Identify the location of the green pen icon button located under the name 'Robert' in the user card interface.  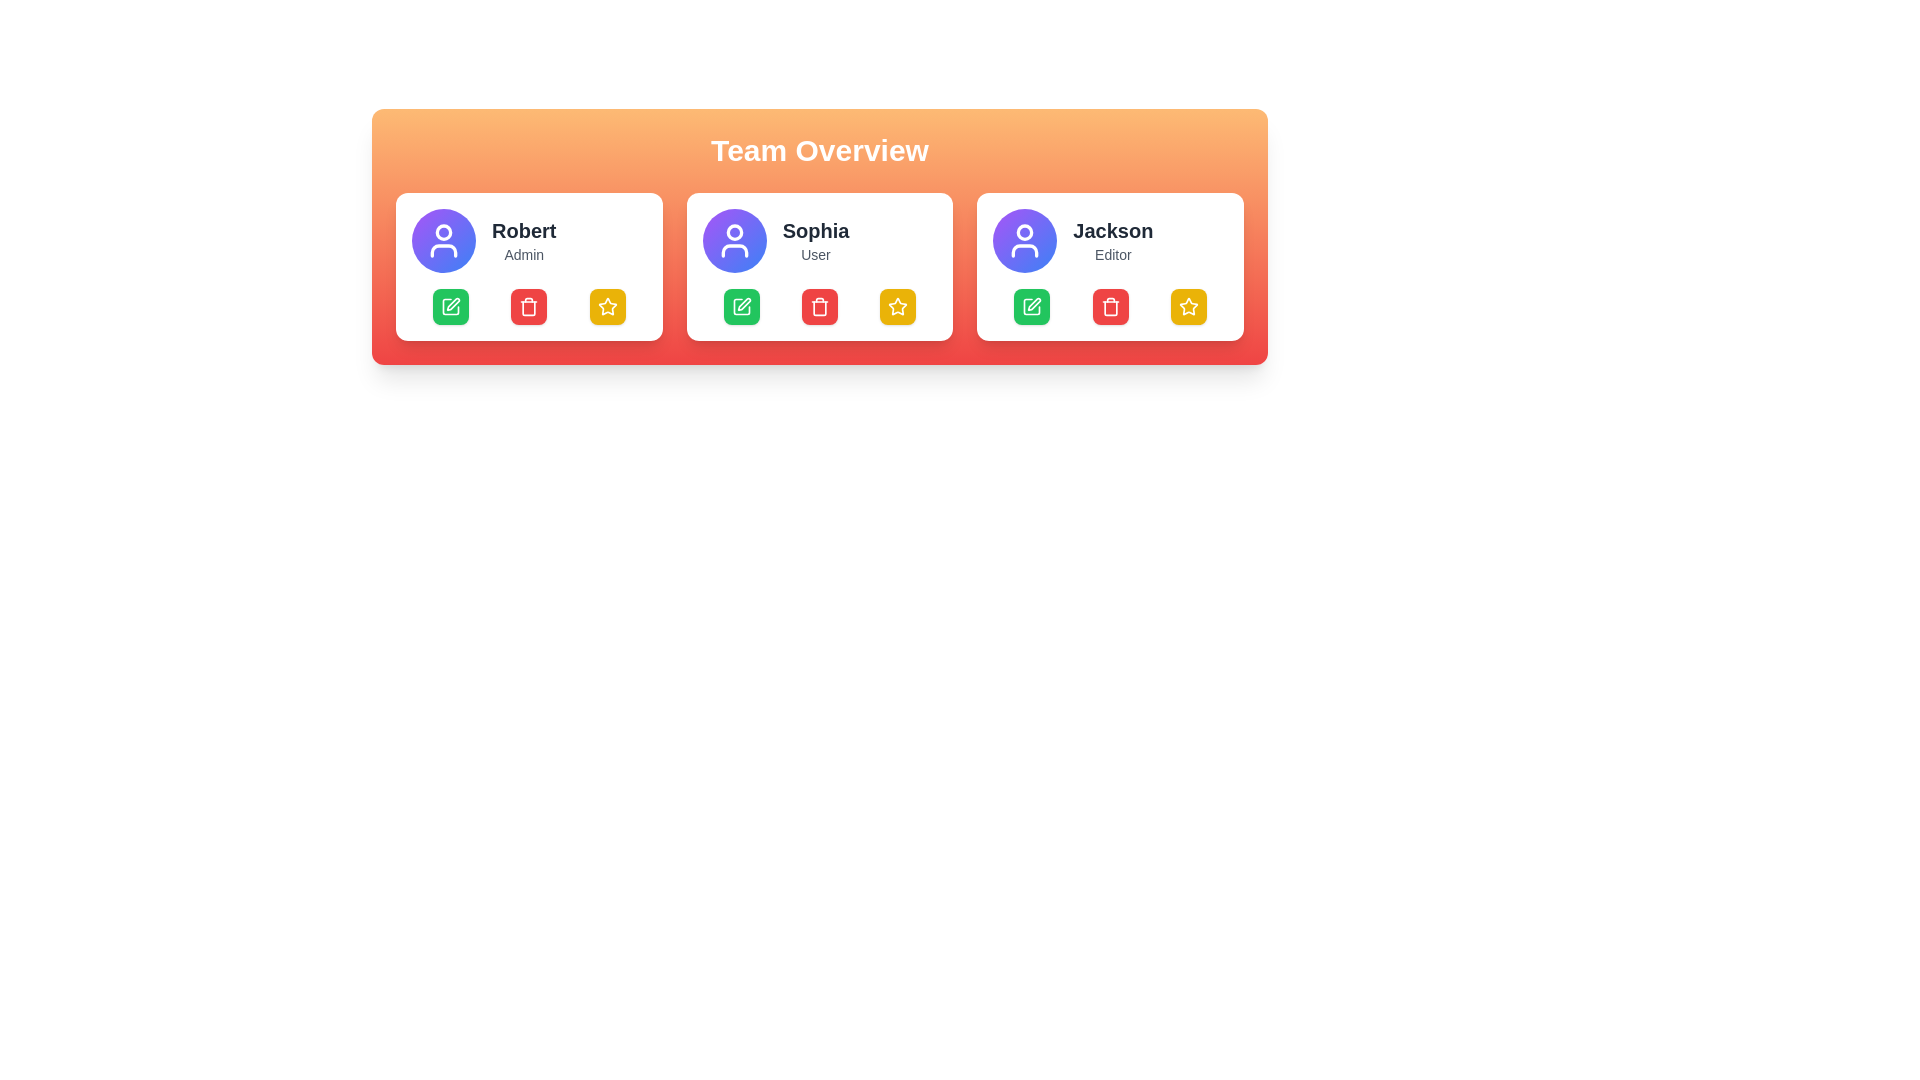
(450, 307).